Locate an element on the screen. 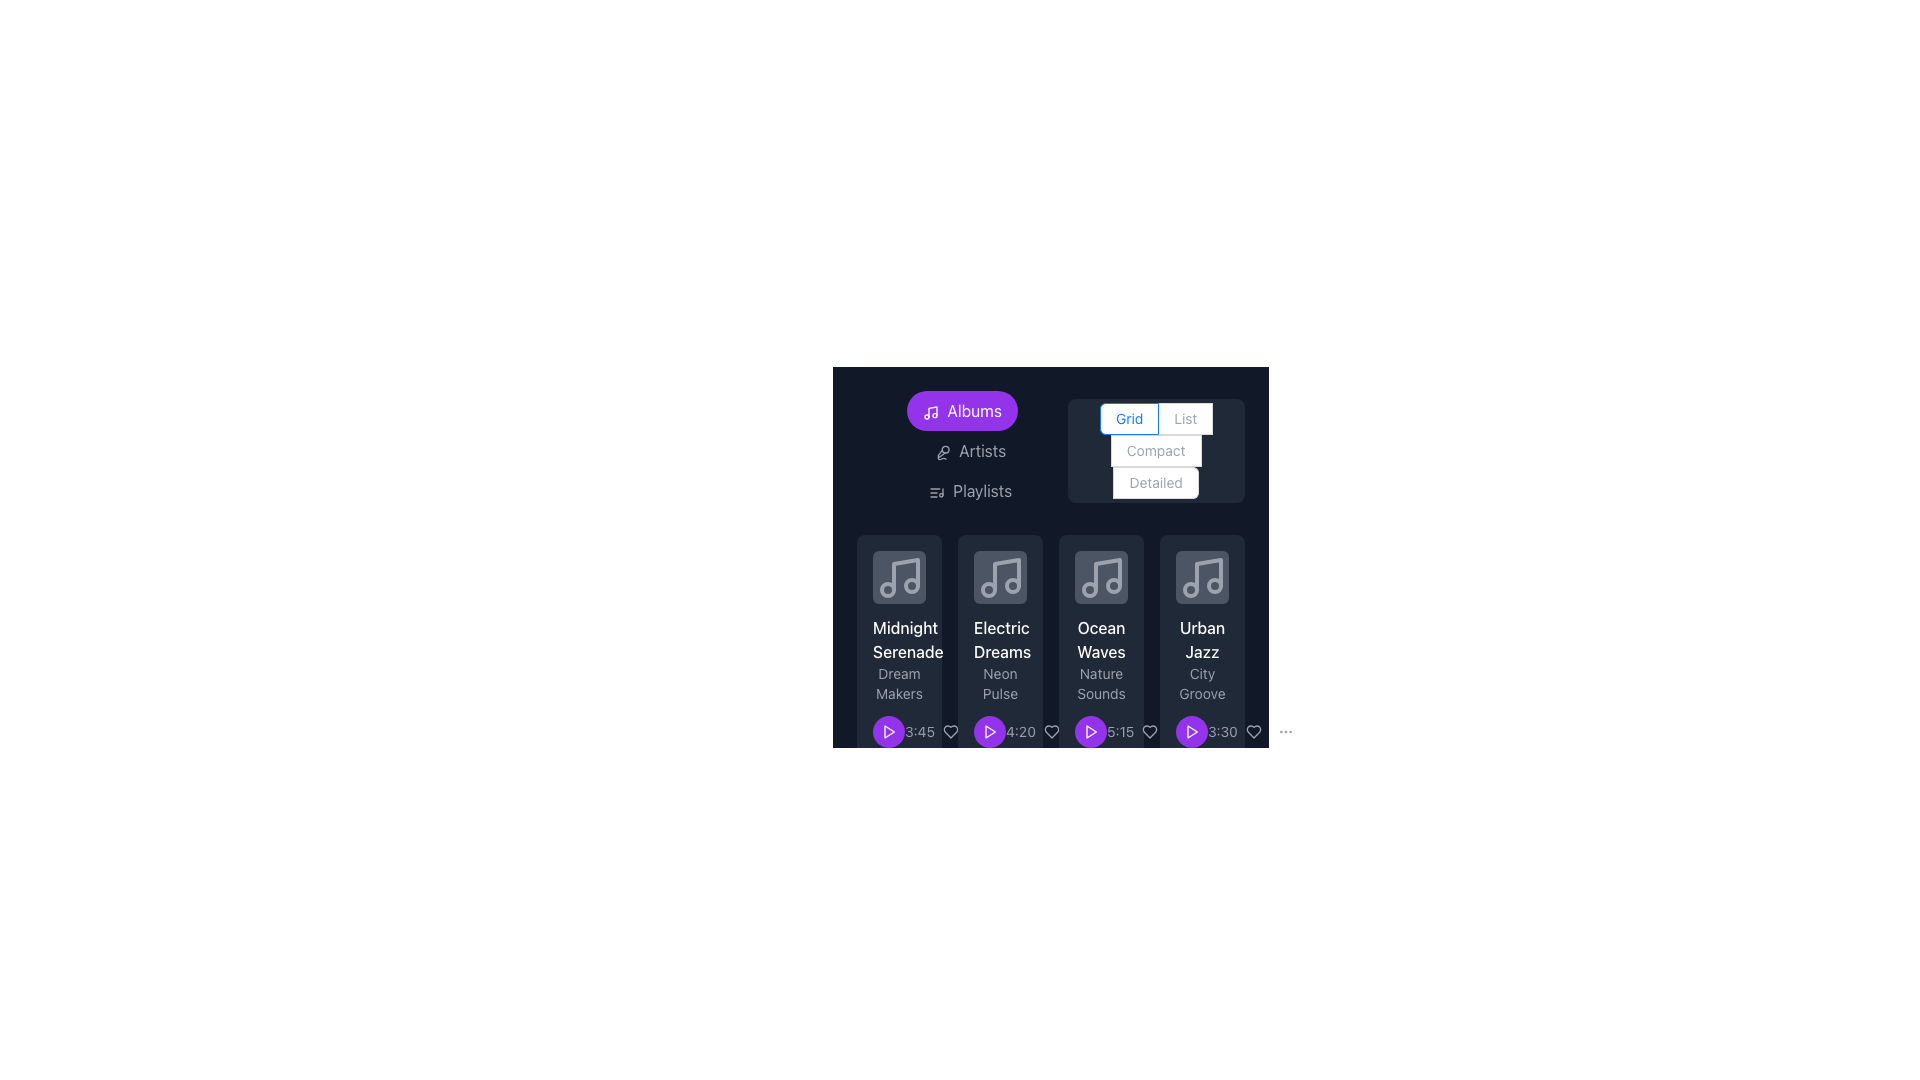 The image size is (1920, 1080). the second button in the row of song buttons located below the text 'Electric Dreams - Neon Pulse' to play the song 'Electric Dreams' is located at coordinates (989, 732).